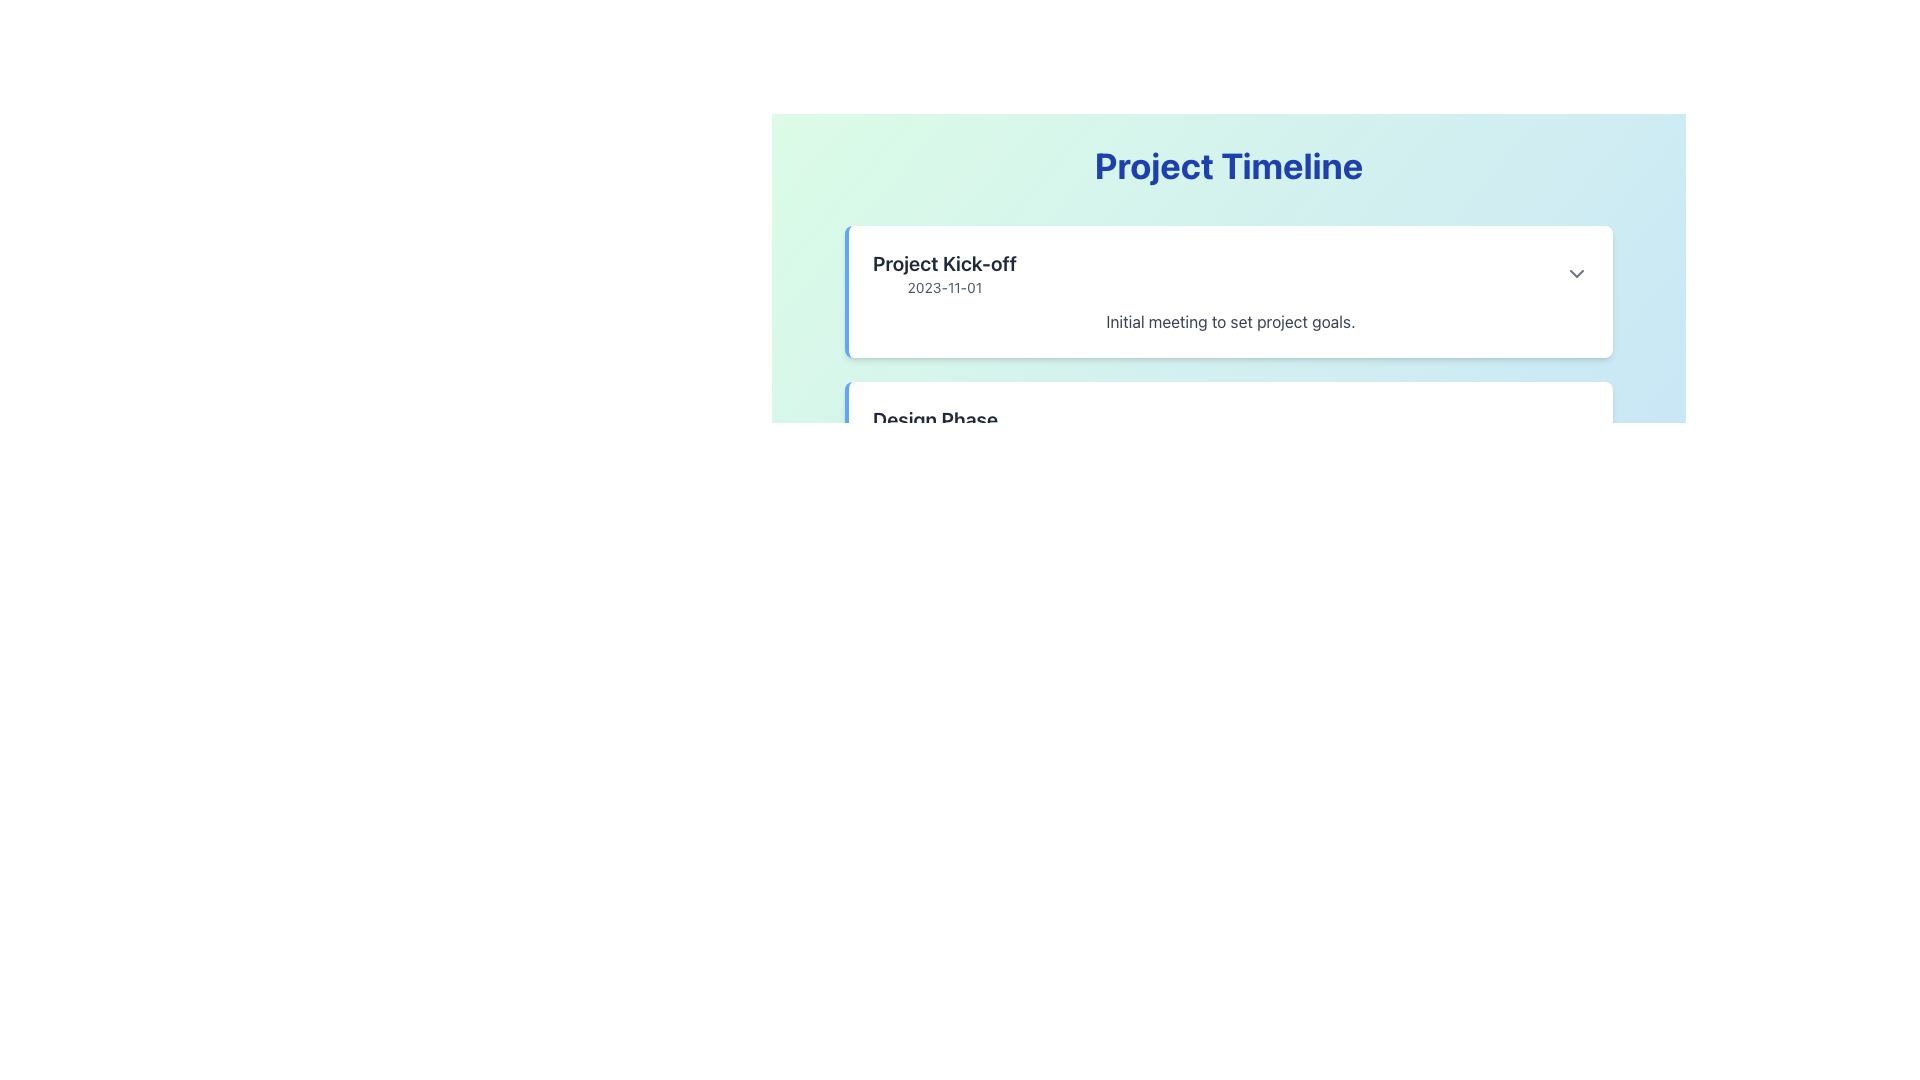  What do you see at coordinates (1576, 428) in the screenshot?
I see `the navigation button located at the far right of the 'Design Phase' section` at bounding box center [1576, 428].